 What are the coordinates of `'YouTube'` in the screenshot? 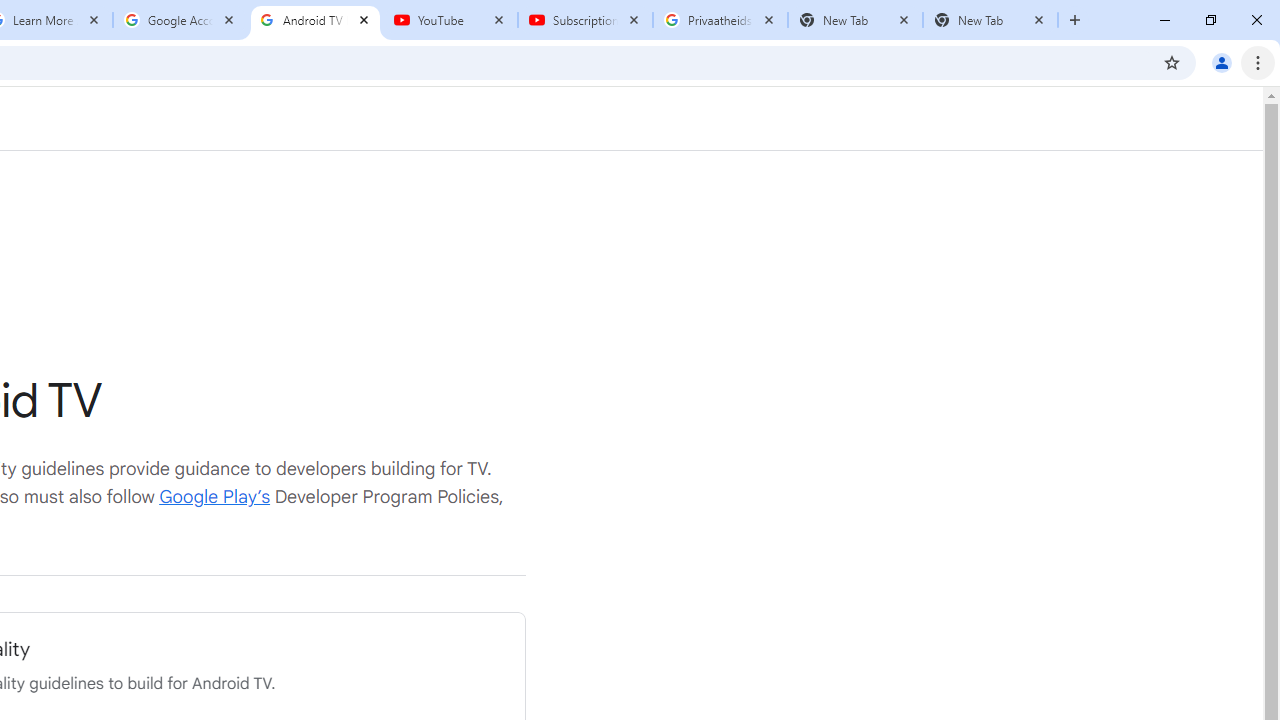 It's located at (449, 20).